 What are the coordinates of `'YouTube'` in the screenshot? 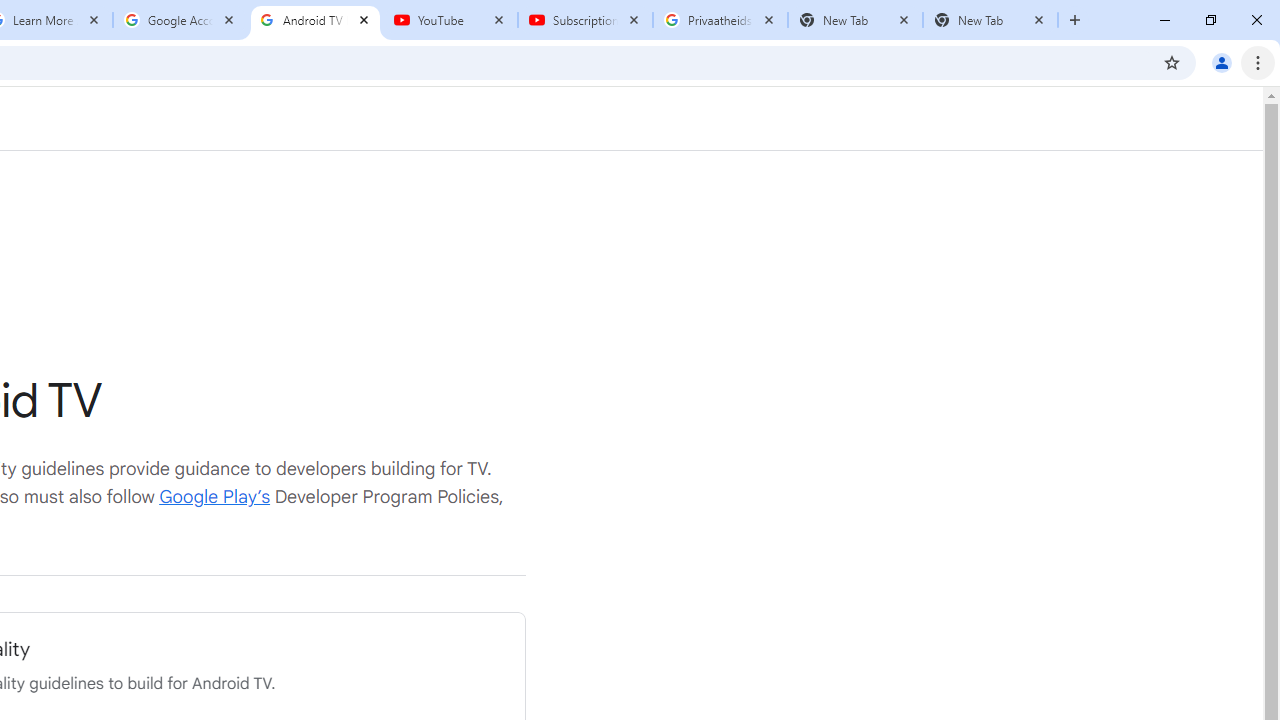 It's located at (449, 20).